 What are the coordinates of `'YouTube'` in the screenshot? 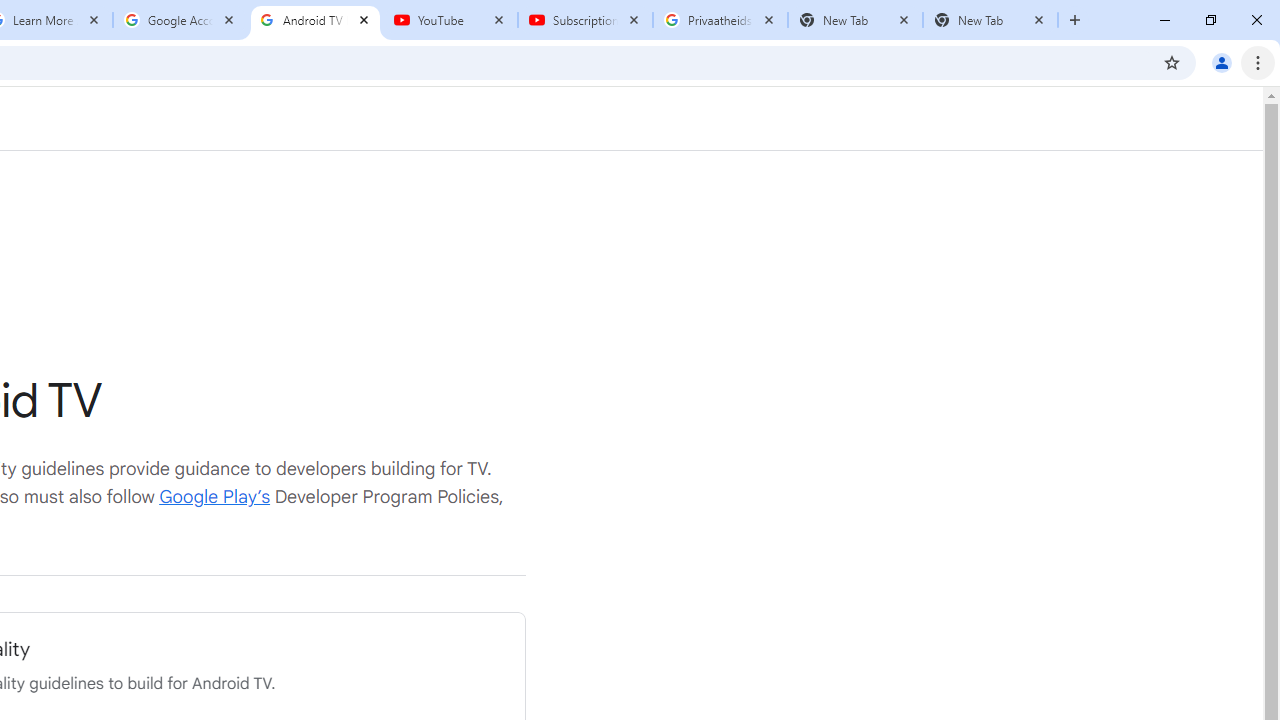 It's located at (449, 20).